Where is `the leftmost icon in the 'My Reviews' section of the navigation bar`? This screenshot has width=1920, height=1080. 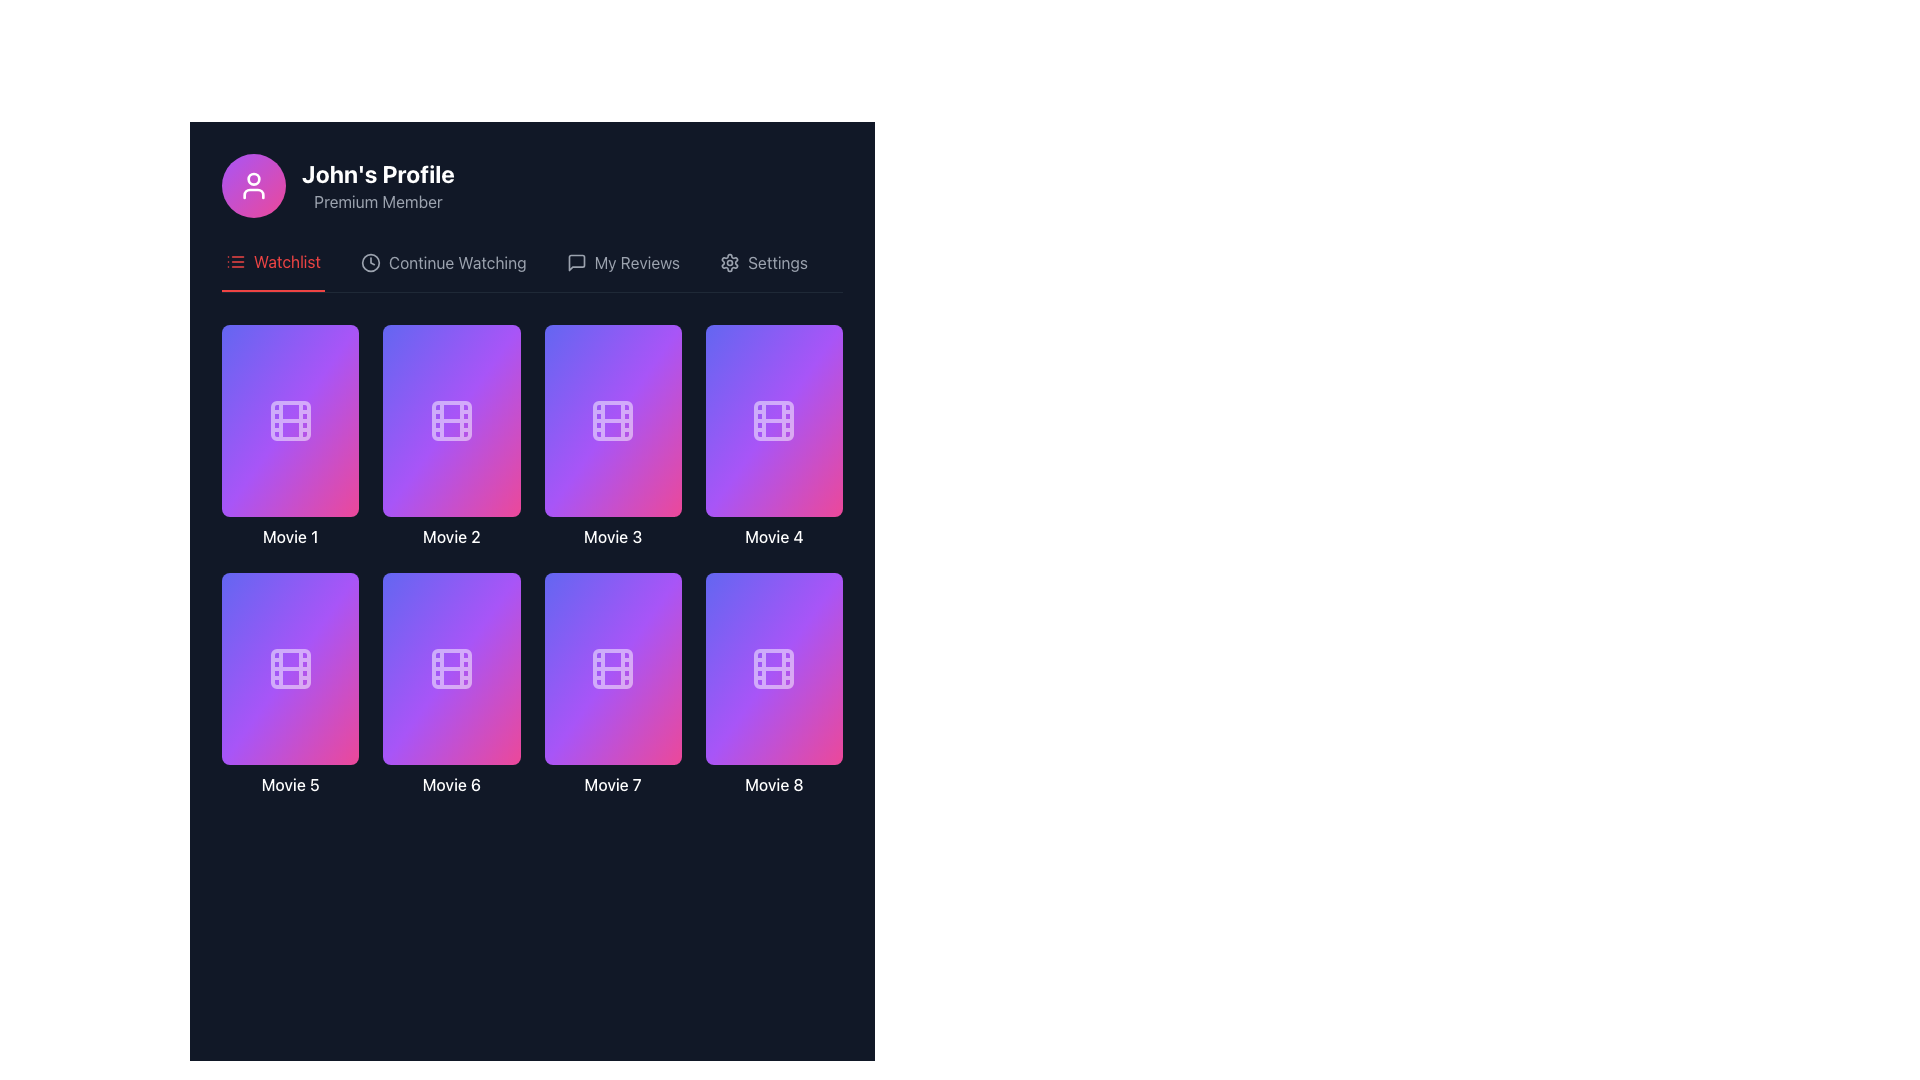 the leftmost icon in the 'My Reviews' section of the navigation bar is located at coordinates (575, 261).